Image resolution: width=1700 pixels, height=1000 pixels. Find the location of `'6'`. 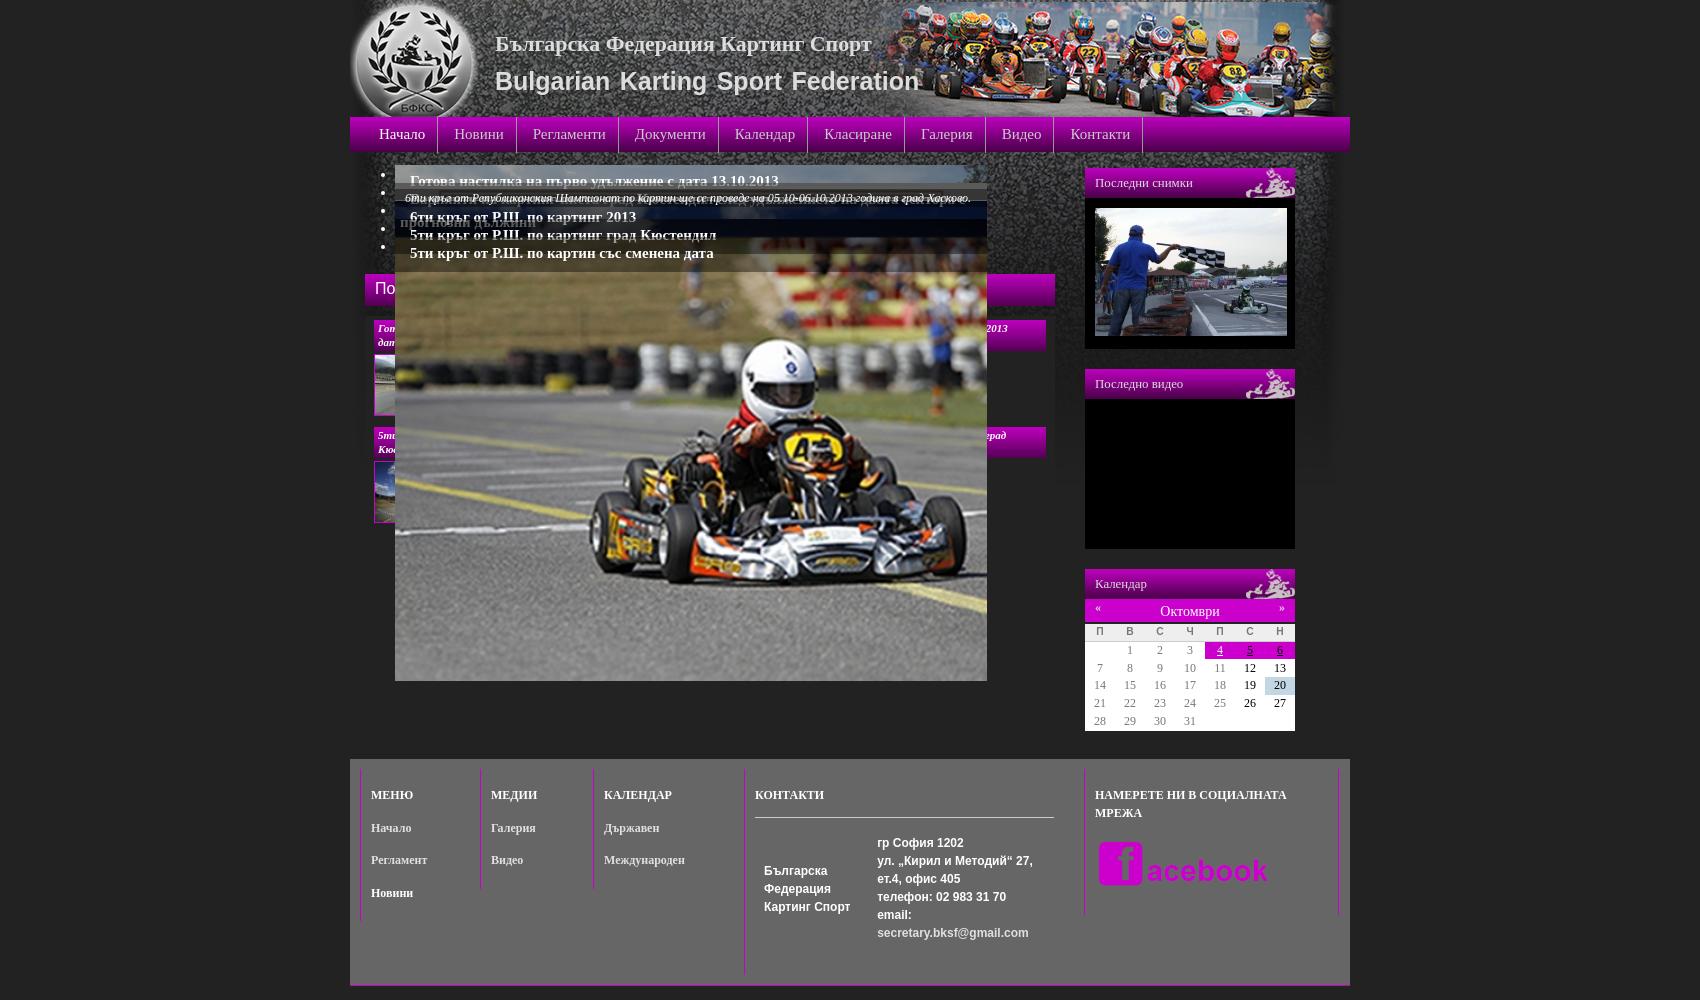

'6' is located at coordinates (1279, 649).